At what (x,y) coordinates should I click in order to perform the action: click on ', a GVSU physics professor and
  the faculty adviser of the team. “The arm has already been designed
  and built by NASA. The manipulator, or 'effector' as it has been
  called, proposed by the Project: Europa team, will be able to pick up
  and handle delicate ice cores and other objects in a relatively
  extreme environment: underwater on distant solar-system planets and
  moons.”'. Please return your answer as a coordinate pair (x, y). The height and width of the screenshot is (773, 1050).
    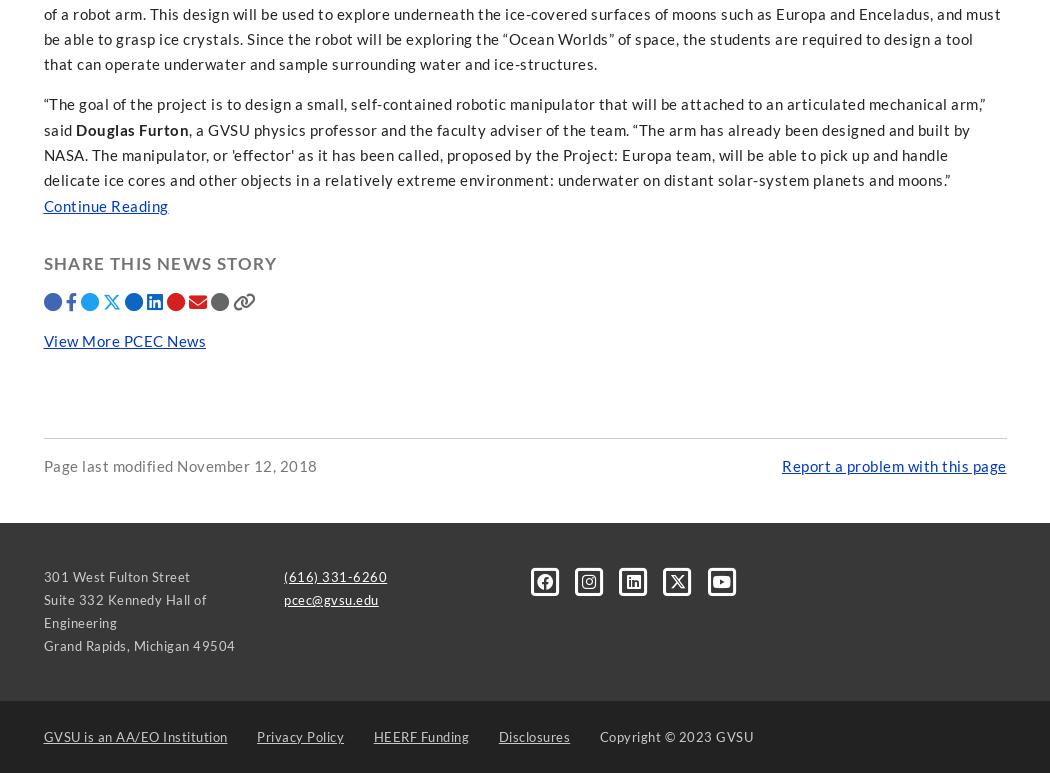
    Looking at the image, I should click on (505, 154).